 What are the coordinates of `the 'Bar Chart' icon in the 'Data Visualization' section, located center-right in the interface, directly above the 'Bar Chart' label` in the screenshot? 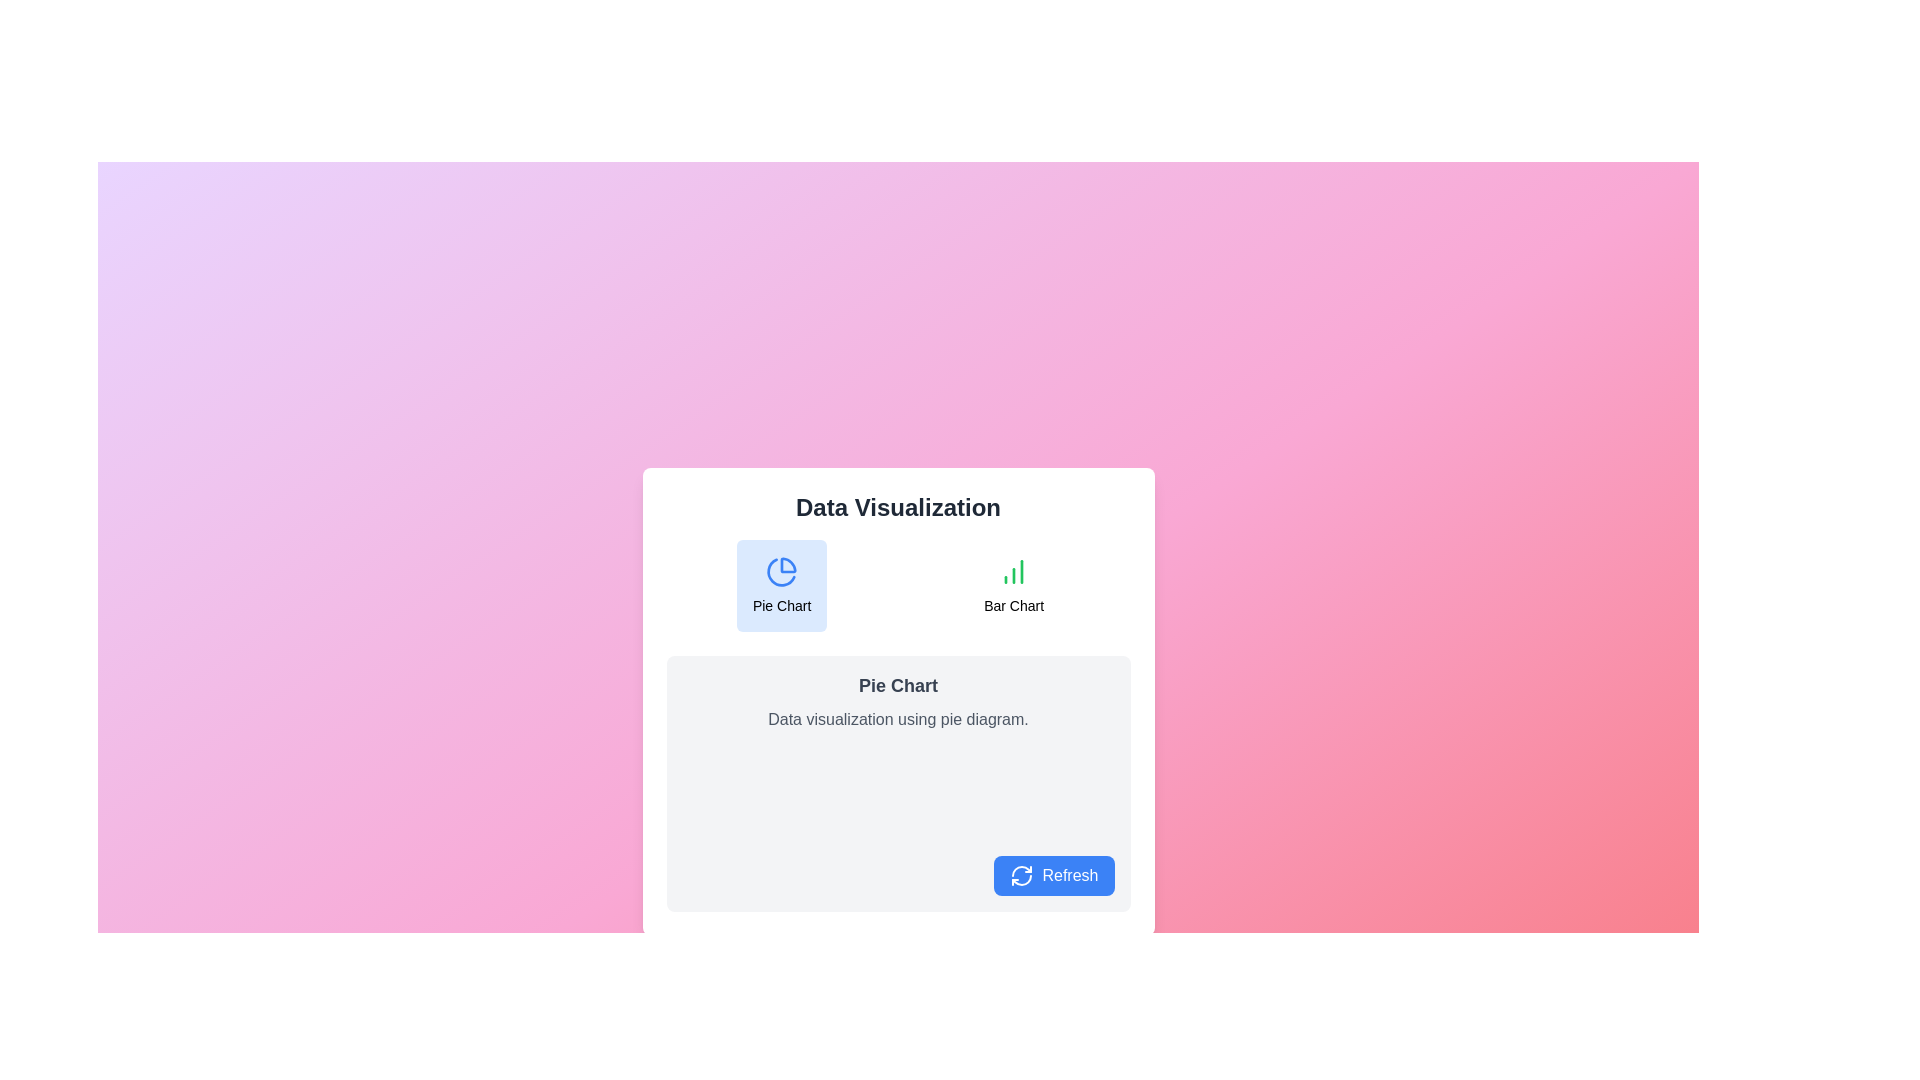 It's located at (1014, 571).